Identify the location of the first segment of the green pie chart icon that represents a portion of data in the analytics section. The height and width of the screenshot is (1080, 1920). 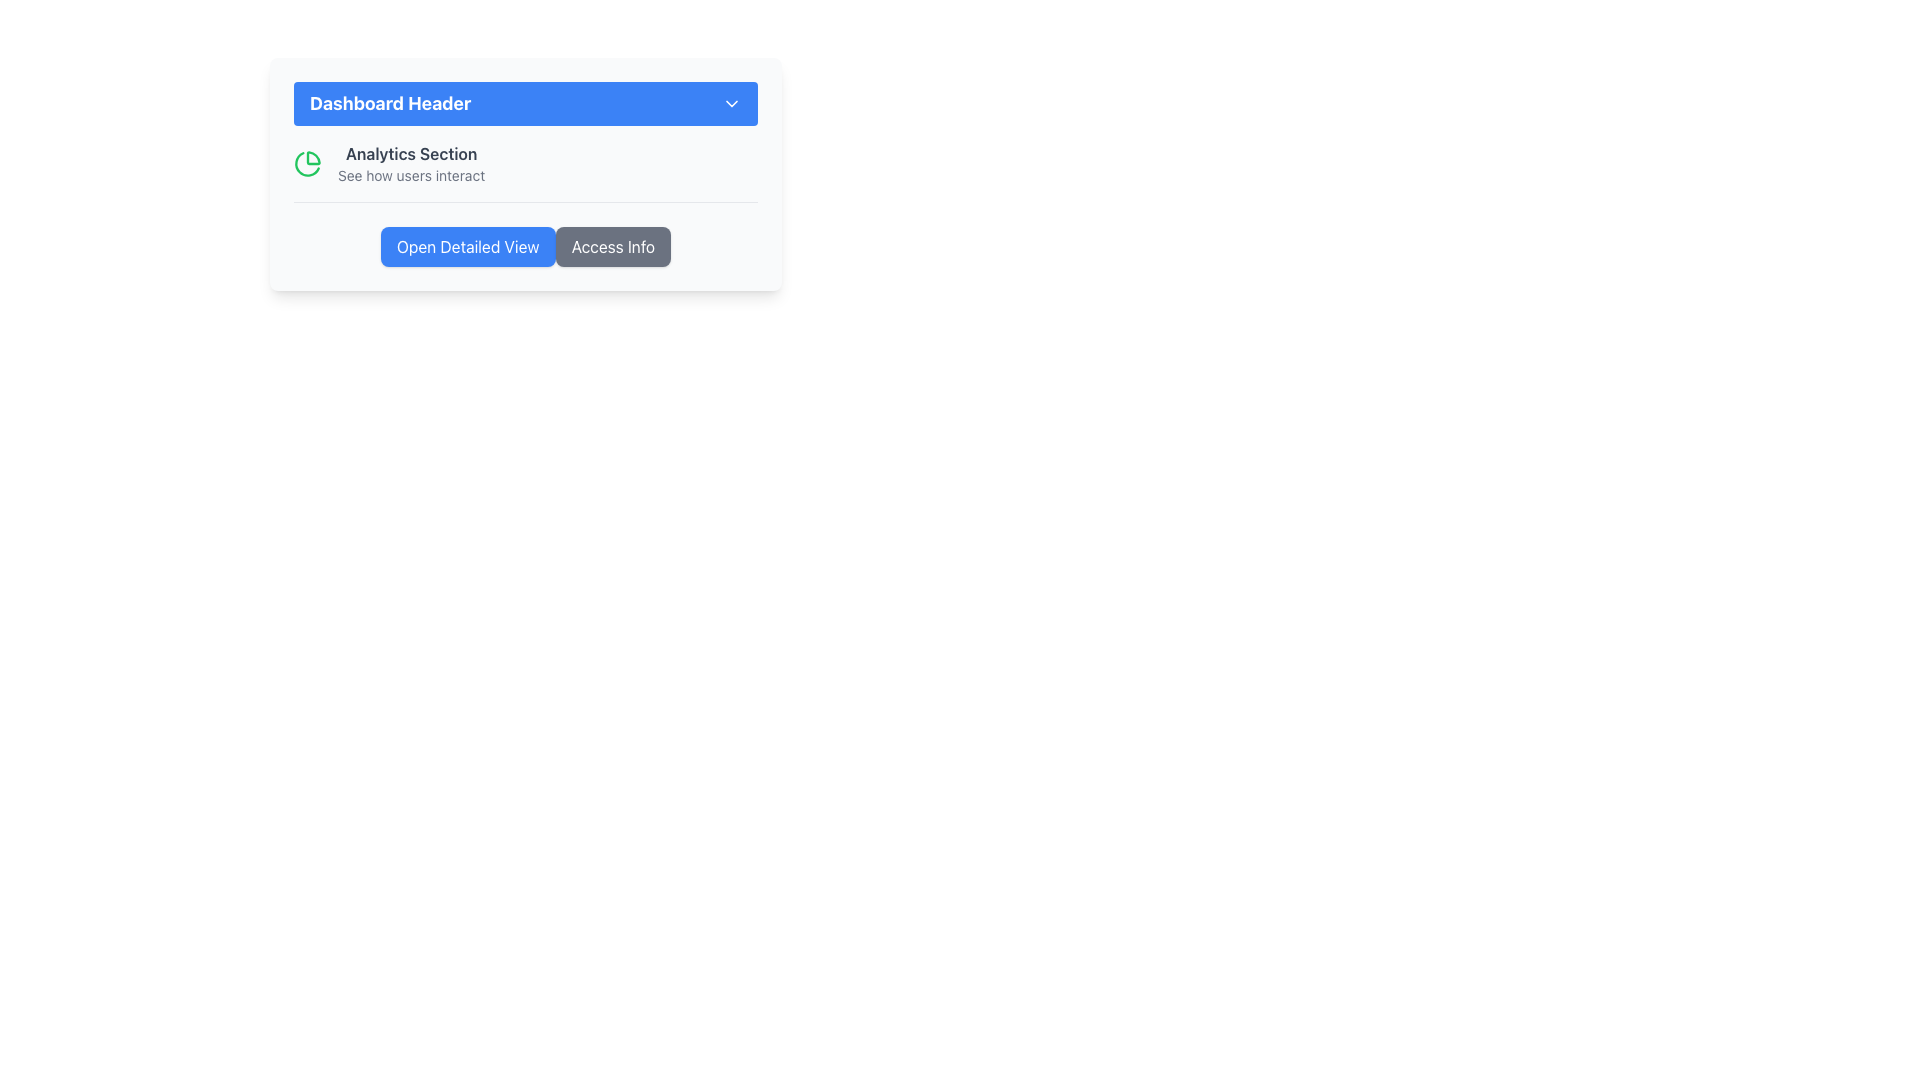
(312, 157).